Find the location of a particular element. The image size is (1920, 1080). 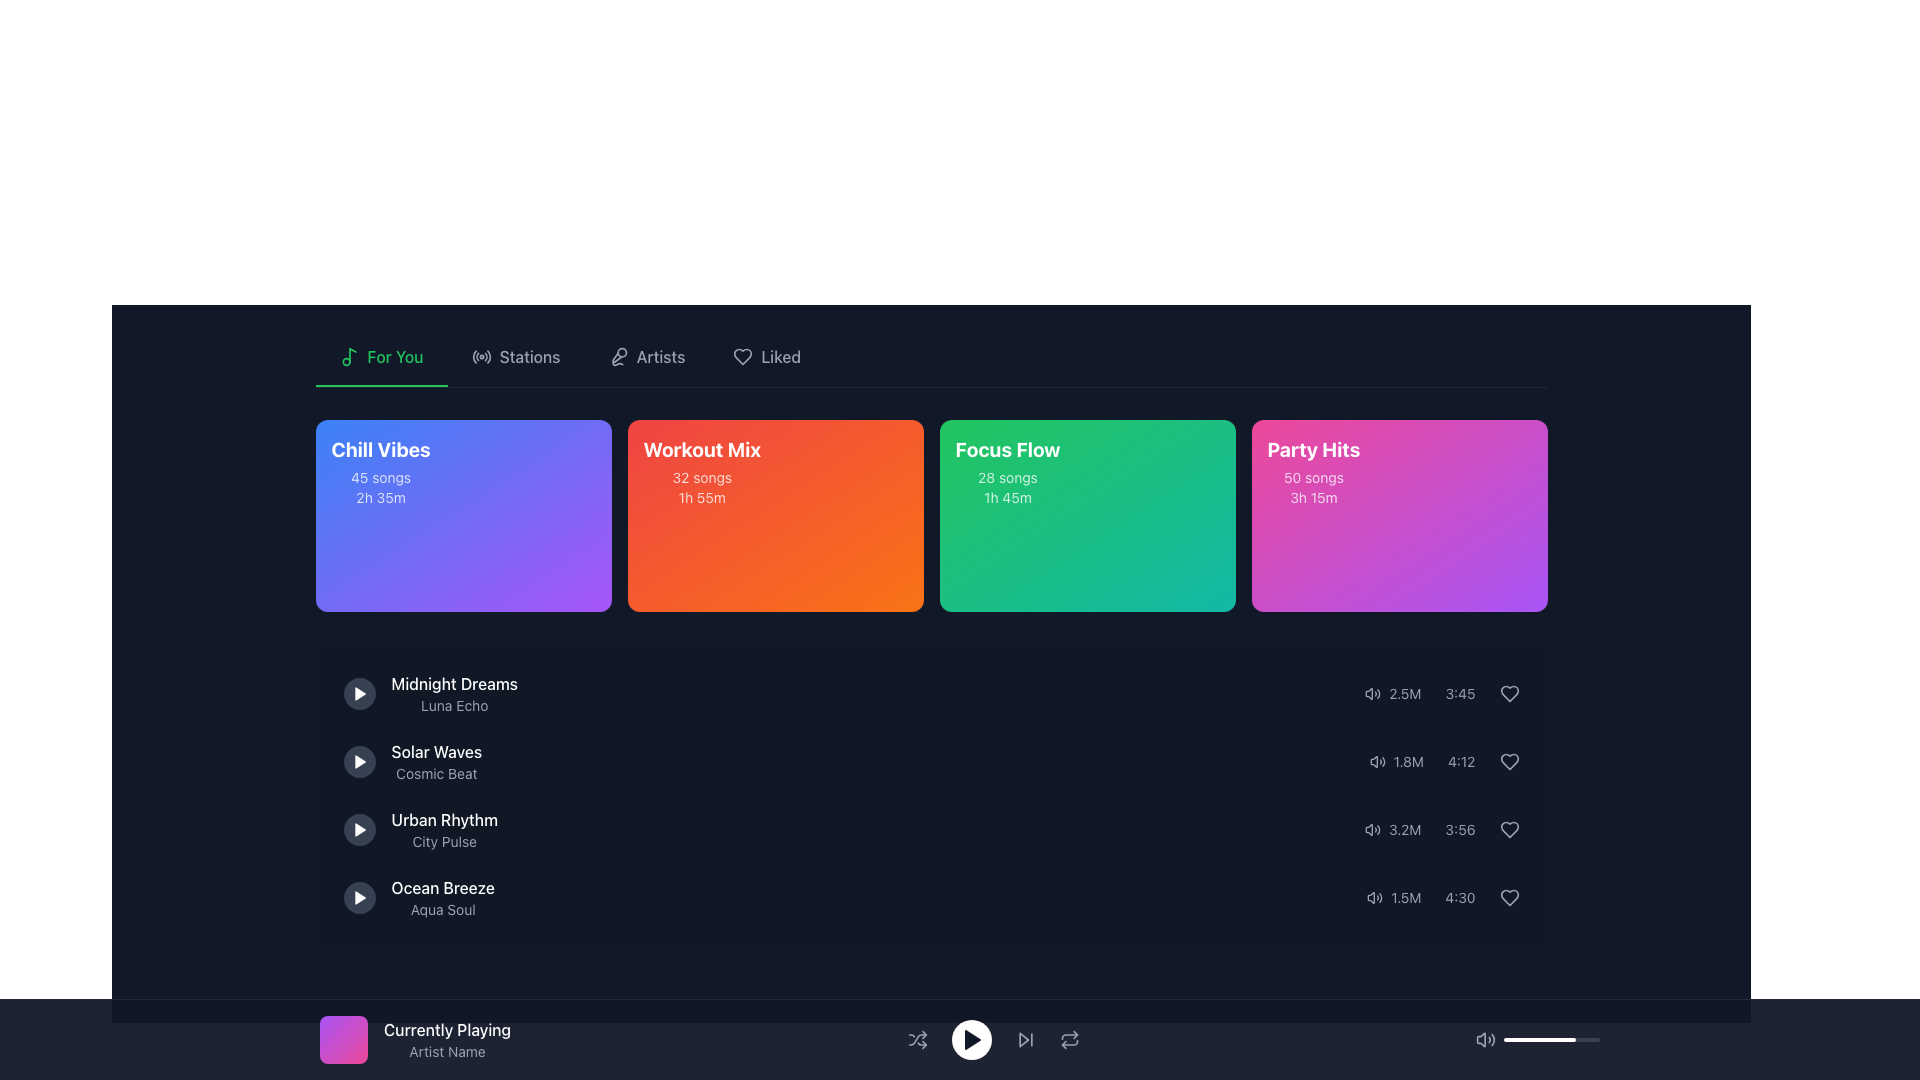

the third arc of the volume icon, which visually represents one of the sound wave indicators is located at coordinates (1493, 1039).